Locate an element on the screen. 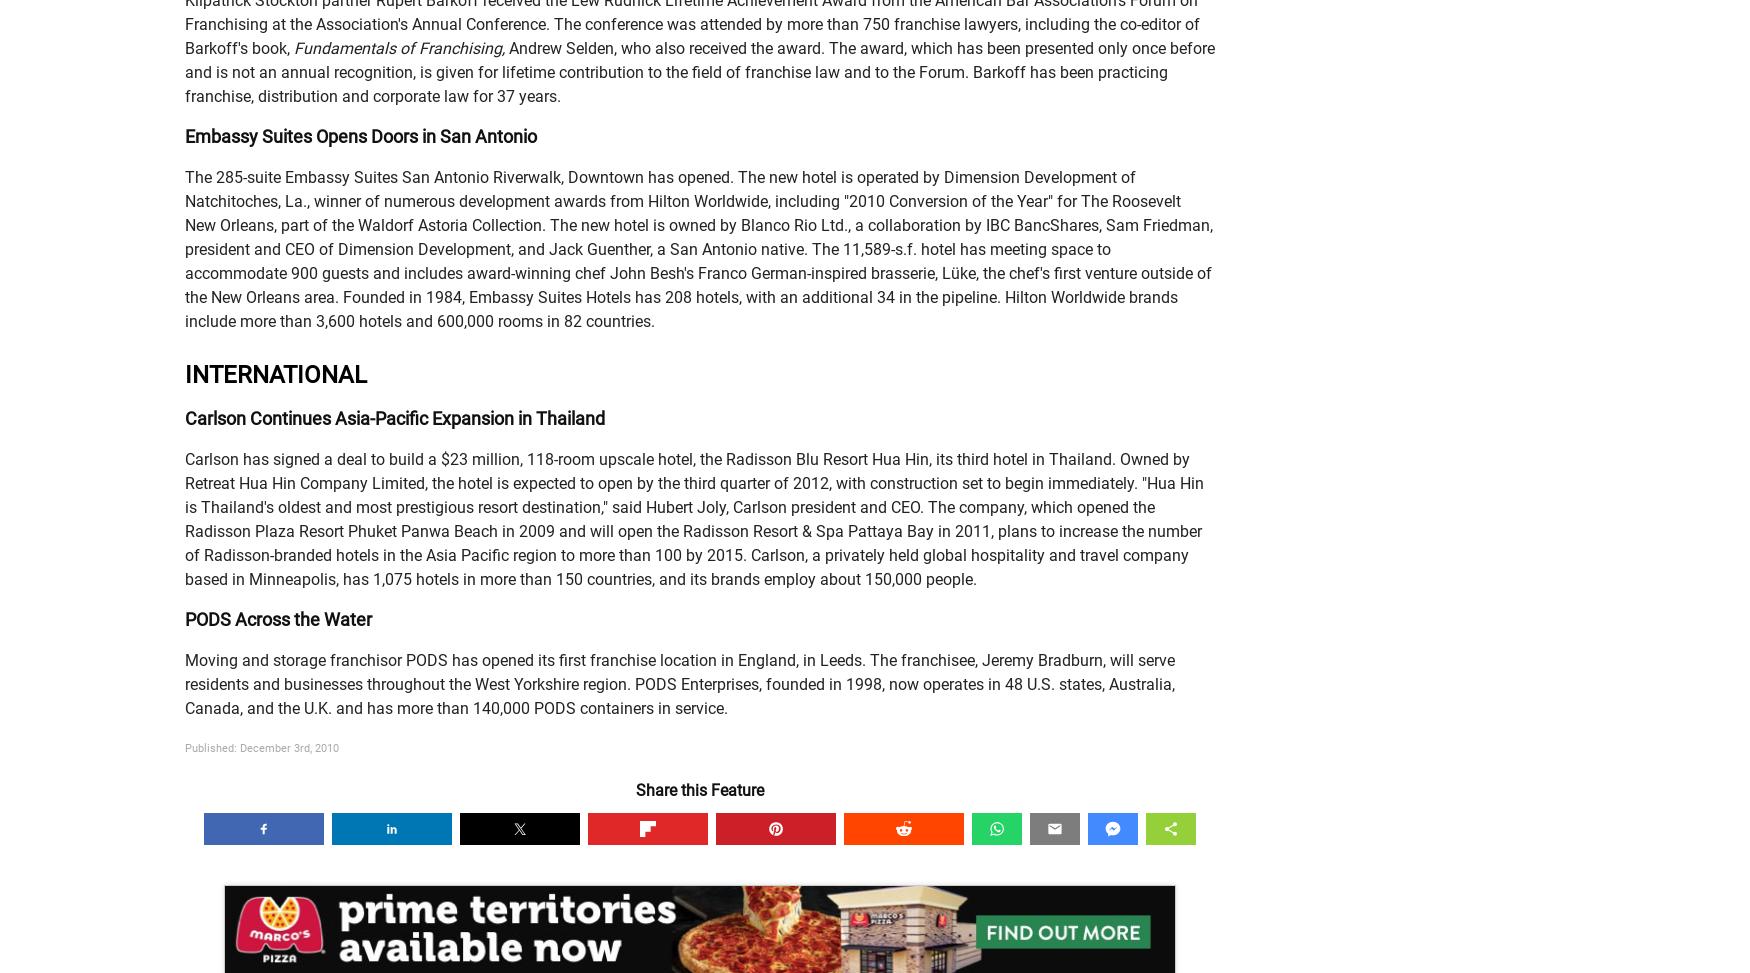 The width and height of the screenshot is (1750, 973). 'Carlson has signed a deal to build a $23 million, 118-room upscale hotel, the Radisson Blu Resort Hua Hin, its third hotel in Thailand. Owned by Retreat Hua Hin Company Limited, the hotel is expected to open by the third quarter of 2012, with construction set to begin immediately. "Hua Hin is Thailand's oldest and most prestigious resort destination," said Hubert Joly, Carlson president and CEO. The company, which opened the Radisson Plaza Resort Phuket Panwa Beach in 2009 and will open the Radisson Resort & Spa Pattaya Bay in 2011, plans to increase the number of Radisson-branded hotels in the Asia Pacific region to more than 100 by 2015. Carlson, a privately held global hospitality and travel company based in Minneapolis, has 1,075 hotels in more than 150 countries, and its brands employ about 150,000 people.' is located at coordinates (694, 518).